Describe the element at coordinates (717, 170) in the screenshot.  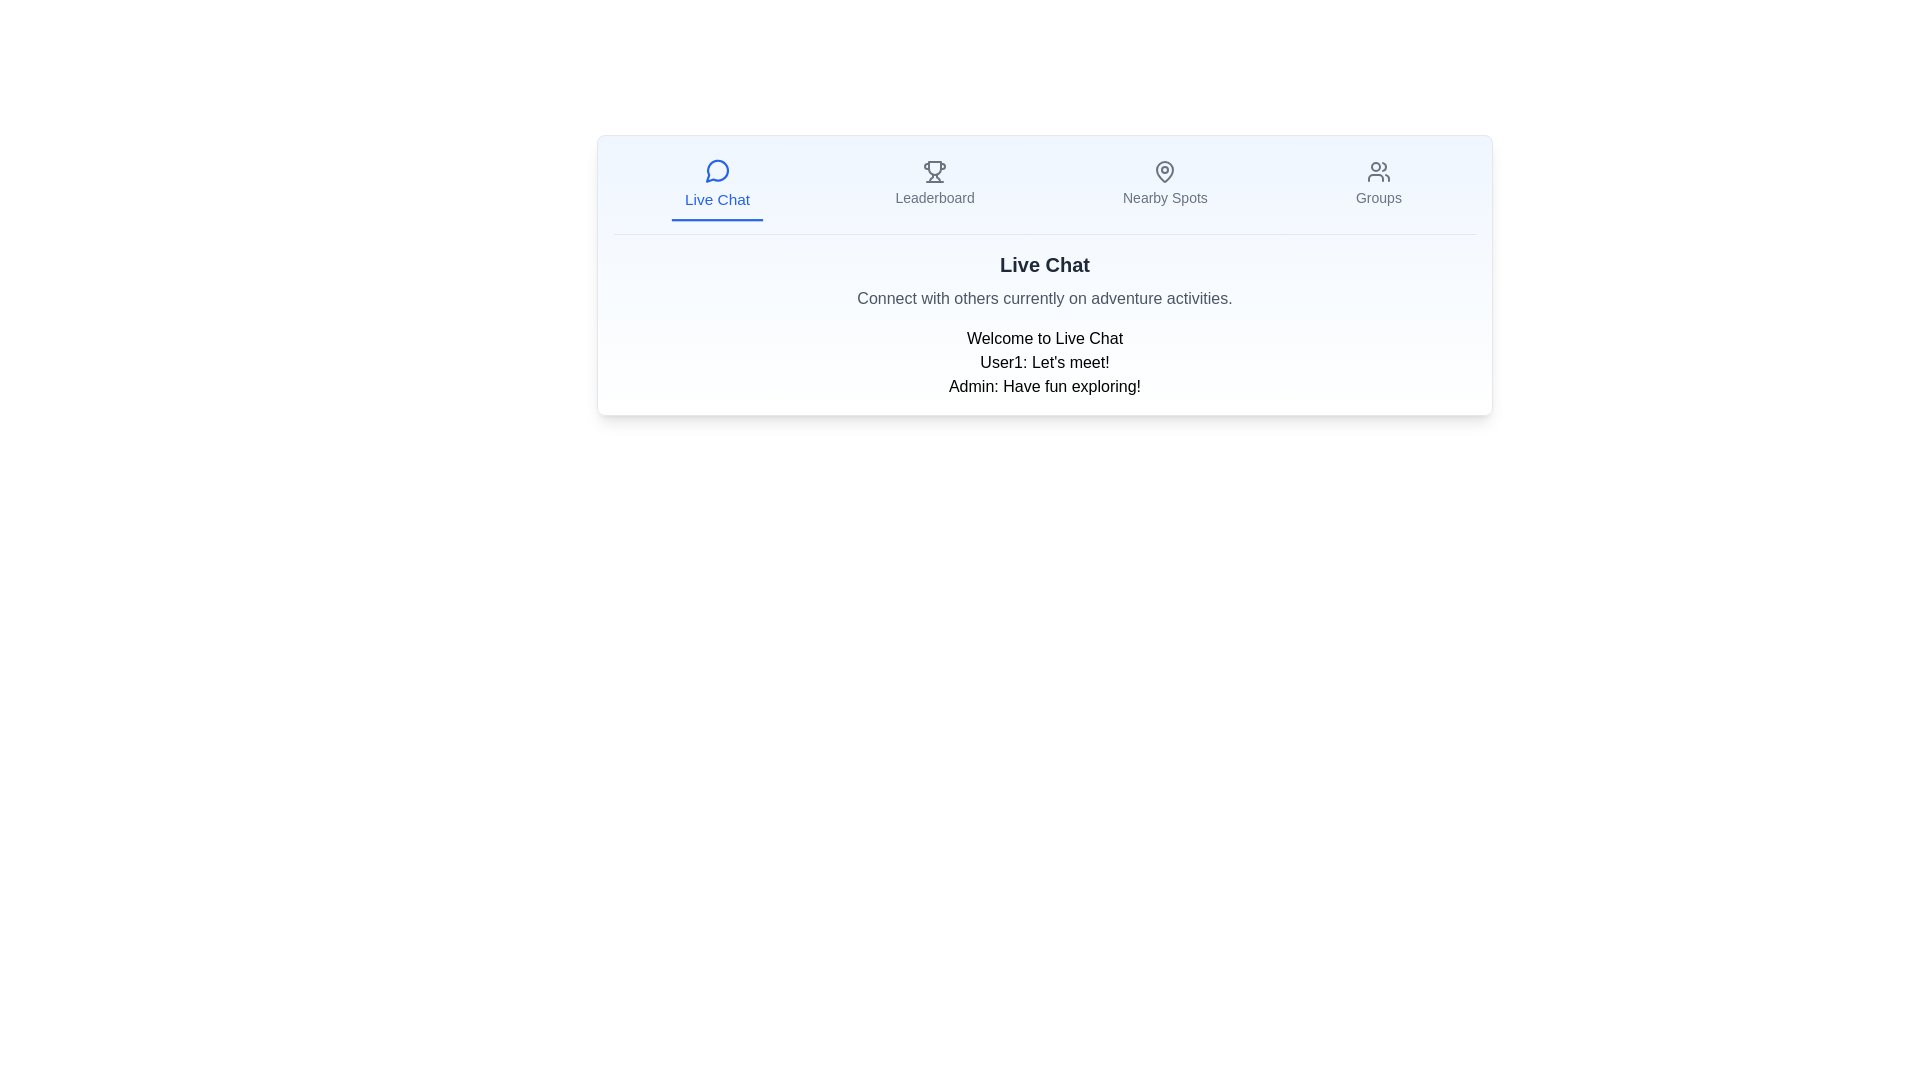
I see `the 'Chat' or 'Messaging' icon located in the navigation bar at the top of the interface, which is the first icon from the left and appears above the 'Live Chat' label` at that location.